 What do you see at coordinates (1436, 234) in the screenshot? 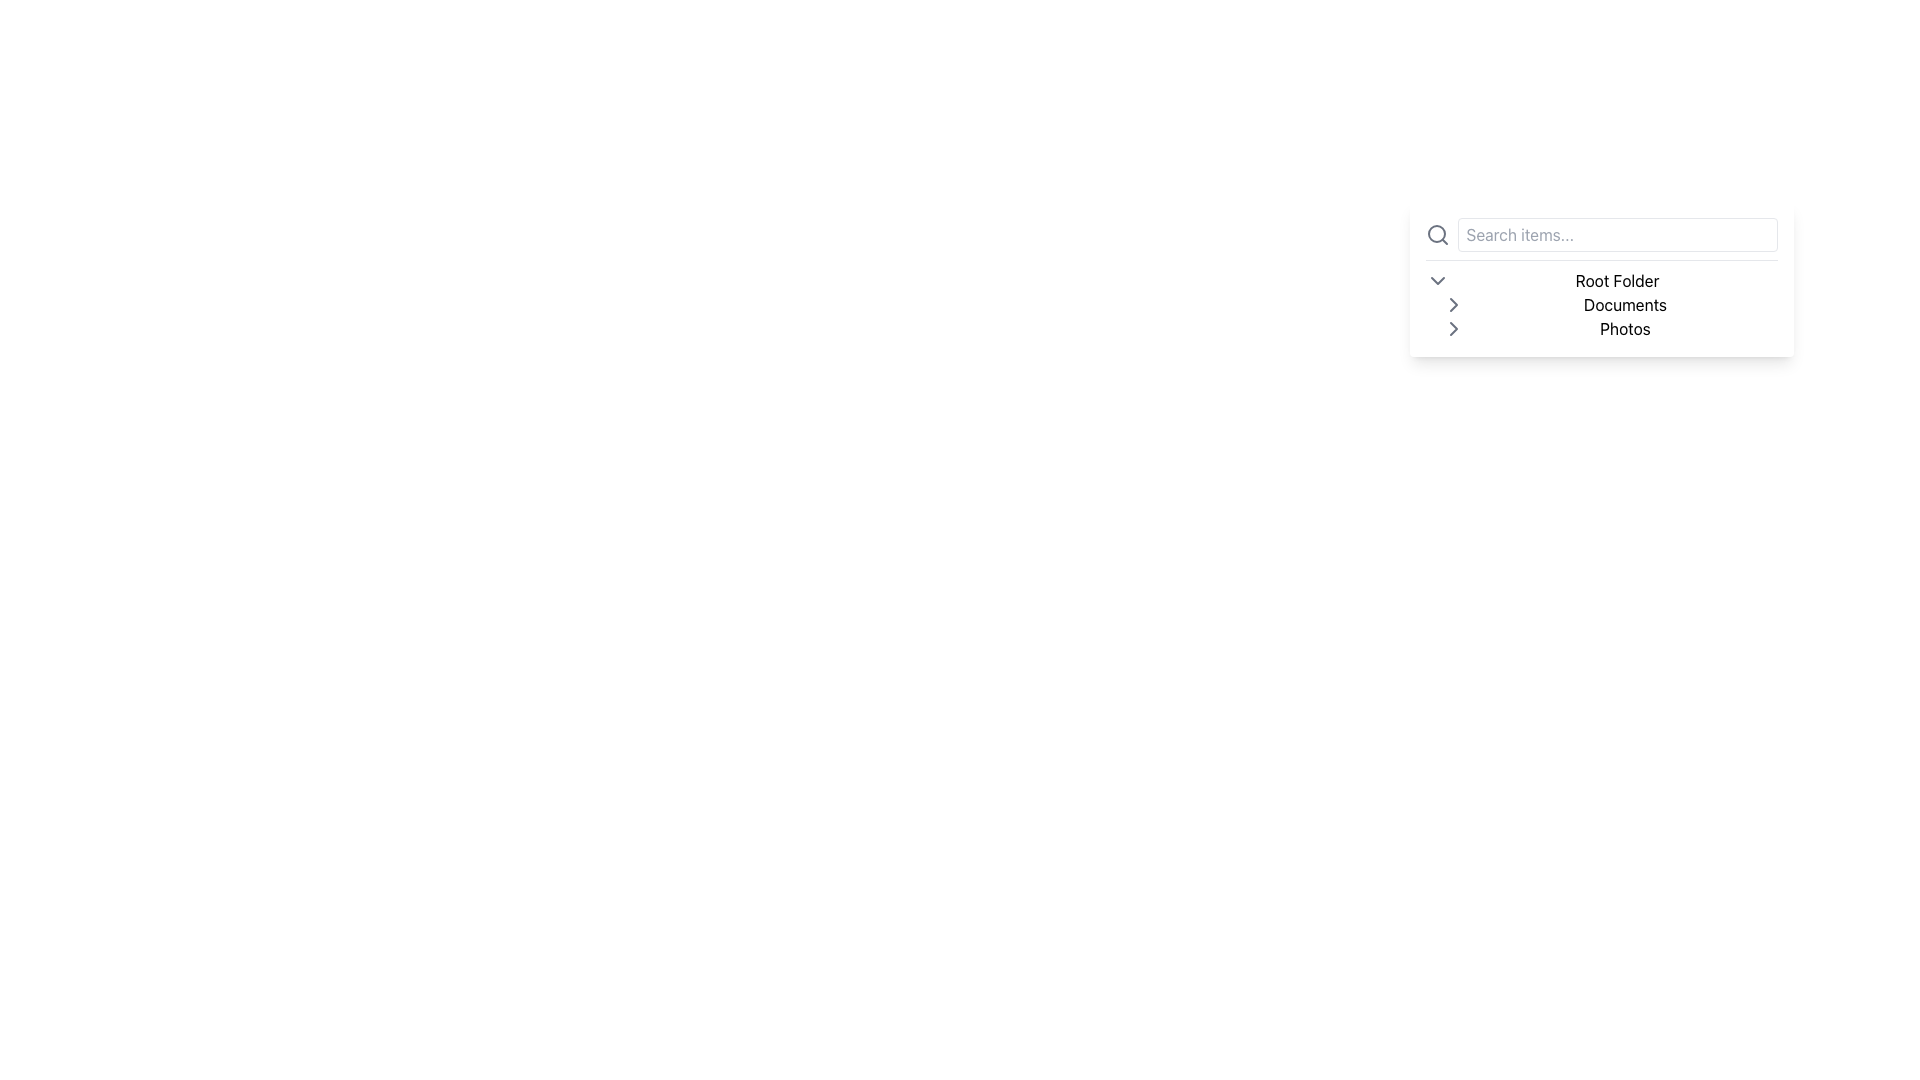
I see `the magnifying glass icon, which is an outline style gray icon located to the left of the search text input field` at bounding box center [1436, 234].